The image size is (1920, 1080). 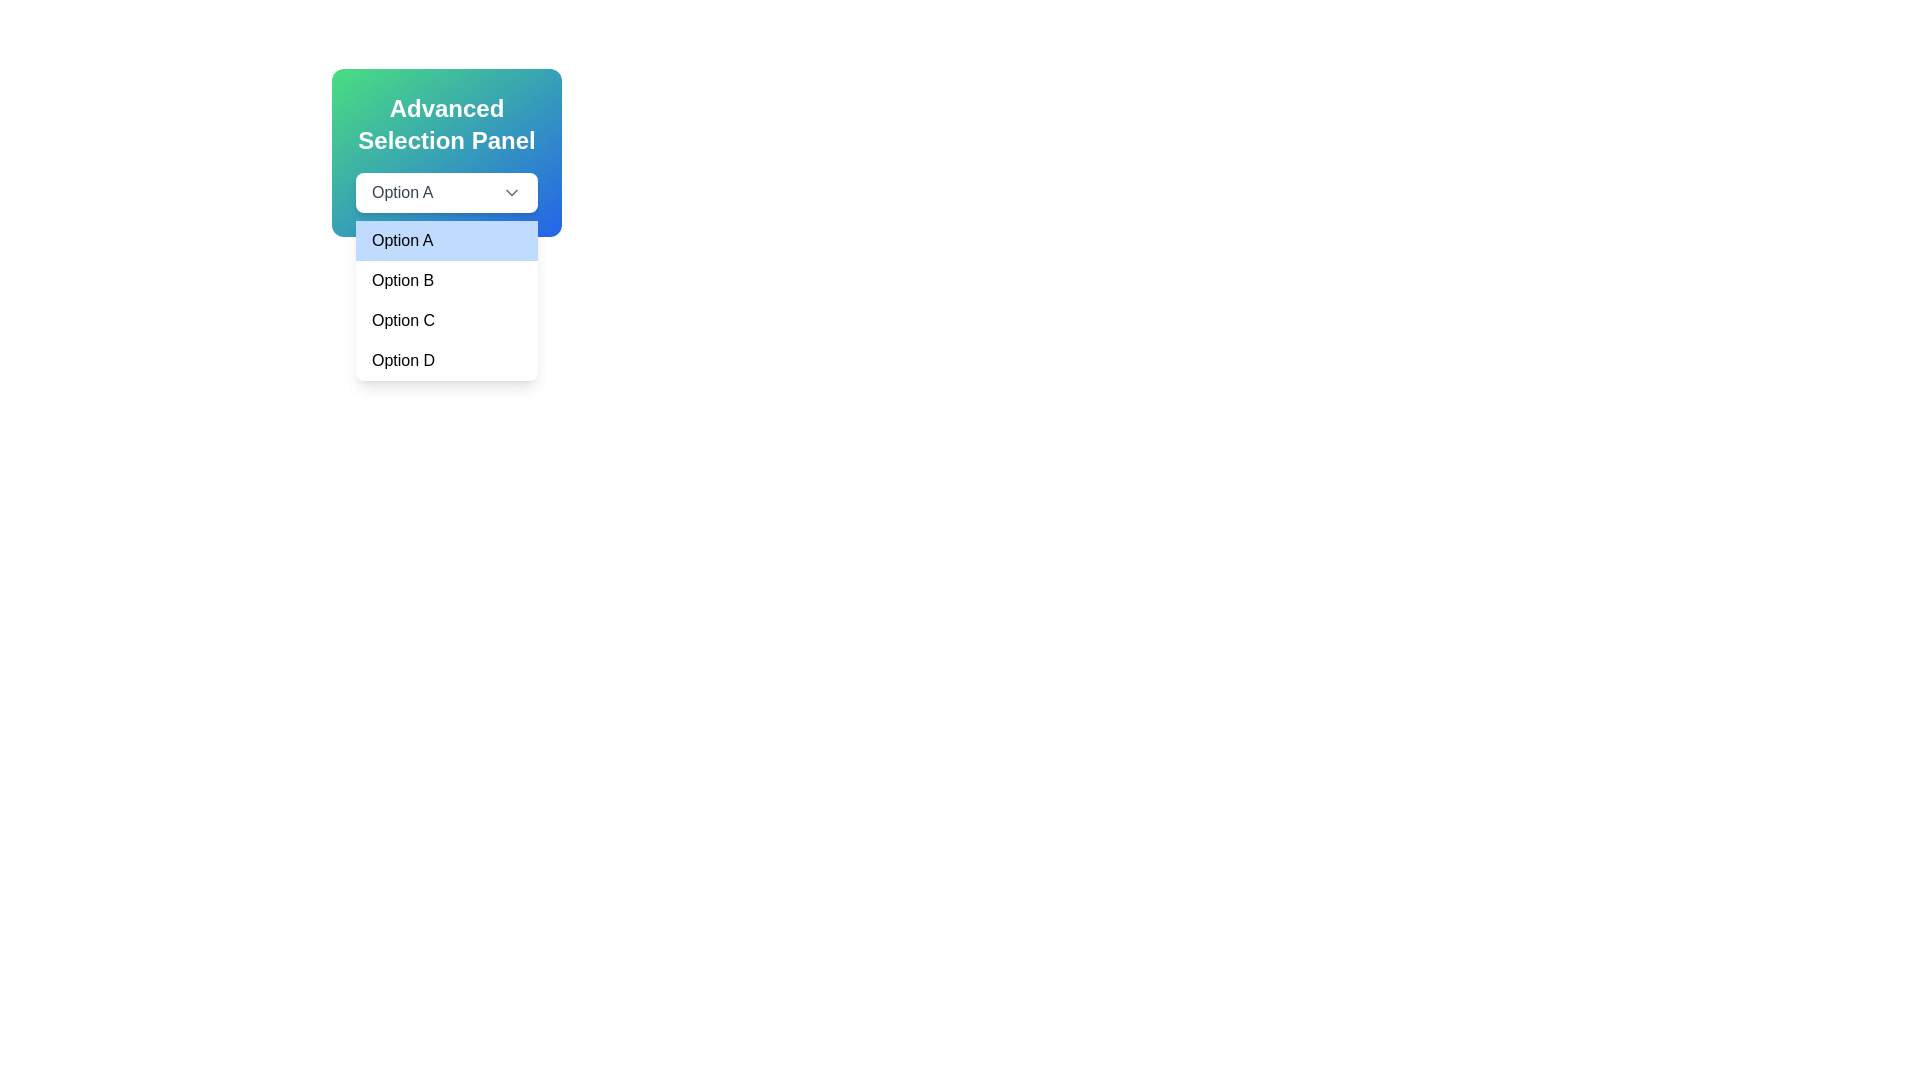 I want to click on the selectable list item displaying 'Option C', so click(x=445, y=319).